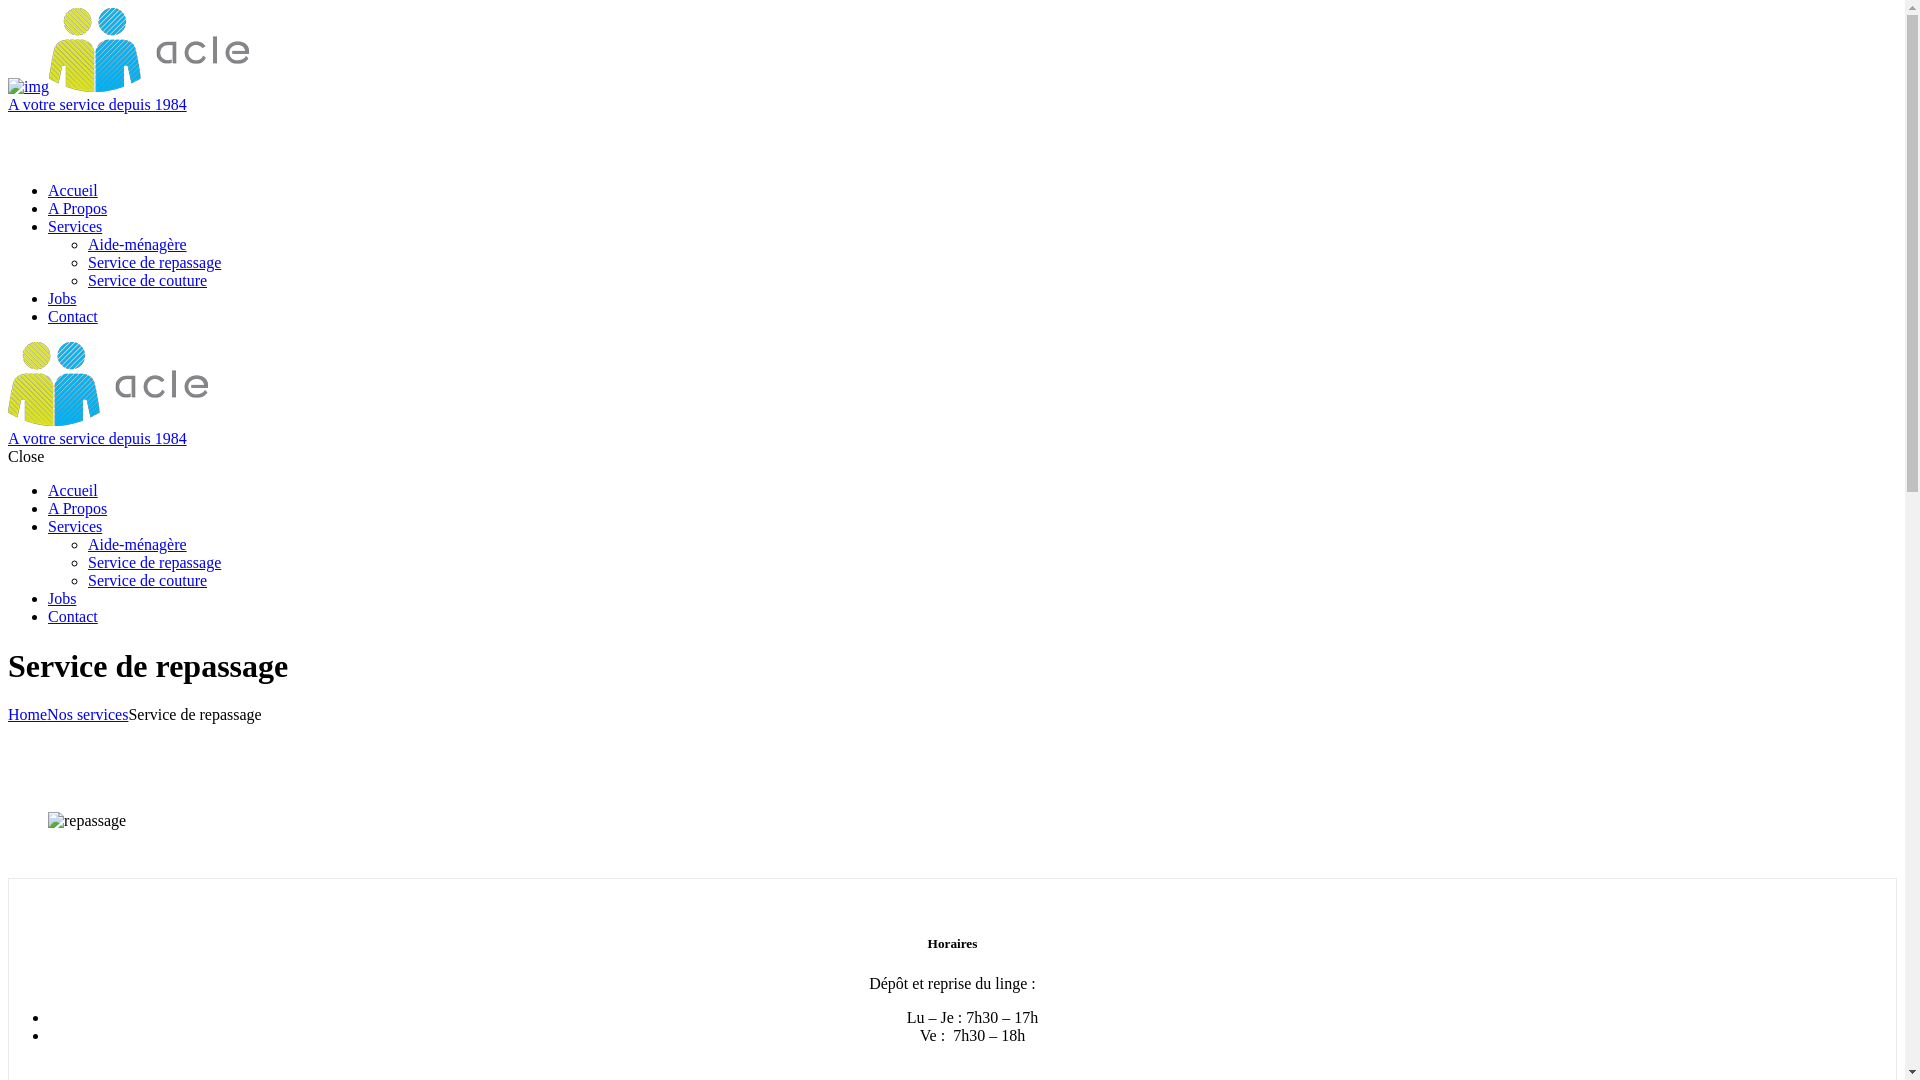  What do you see at coordinates (77, 507) in the screenshot?
I see `'A Propos'` at bounding box center [77, 507].